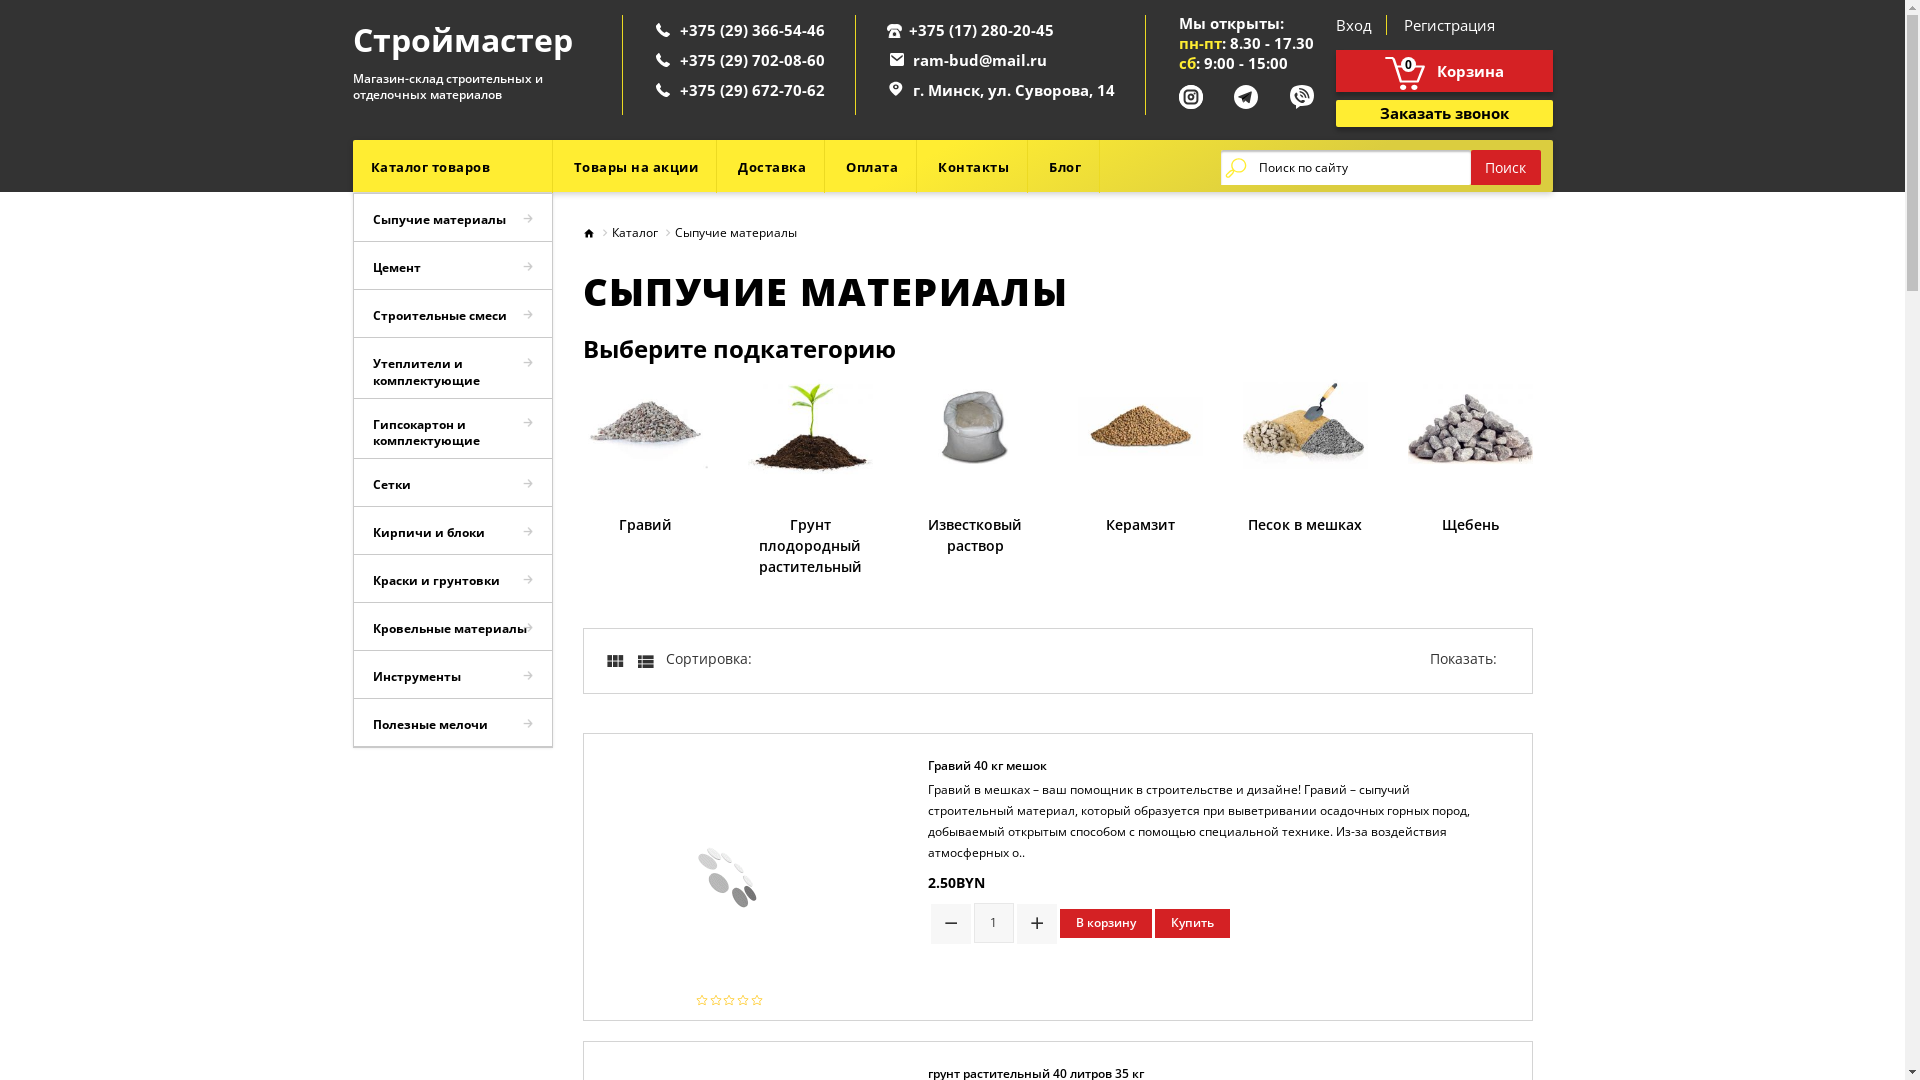  Describe the element at coordinates (906, 30) in the screenshot. I see `'+375 (17) 280-20-45'` at that location.